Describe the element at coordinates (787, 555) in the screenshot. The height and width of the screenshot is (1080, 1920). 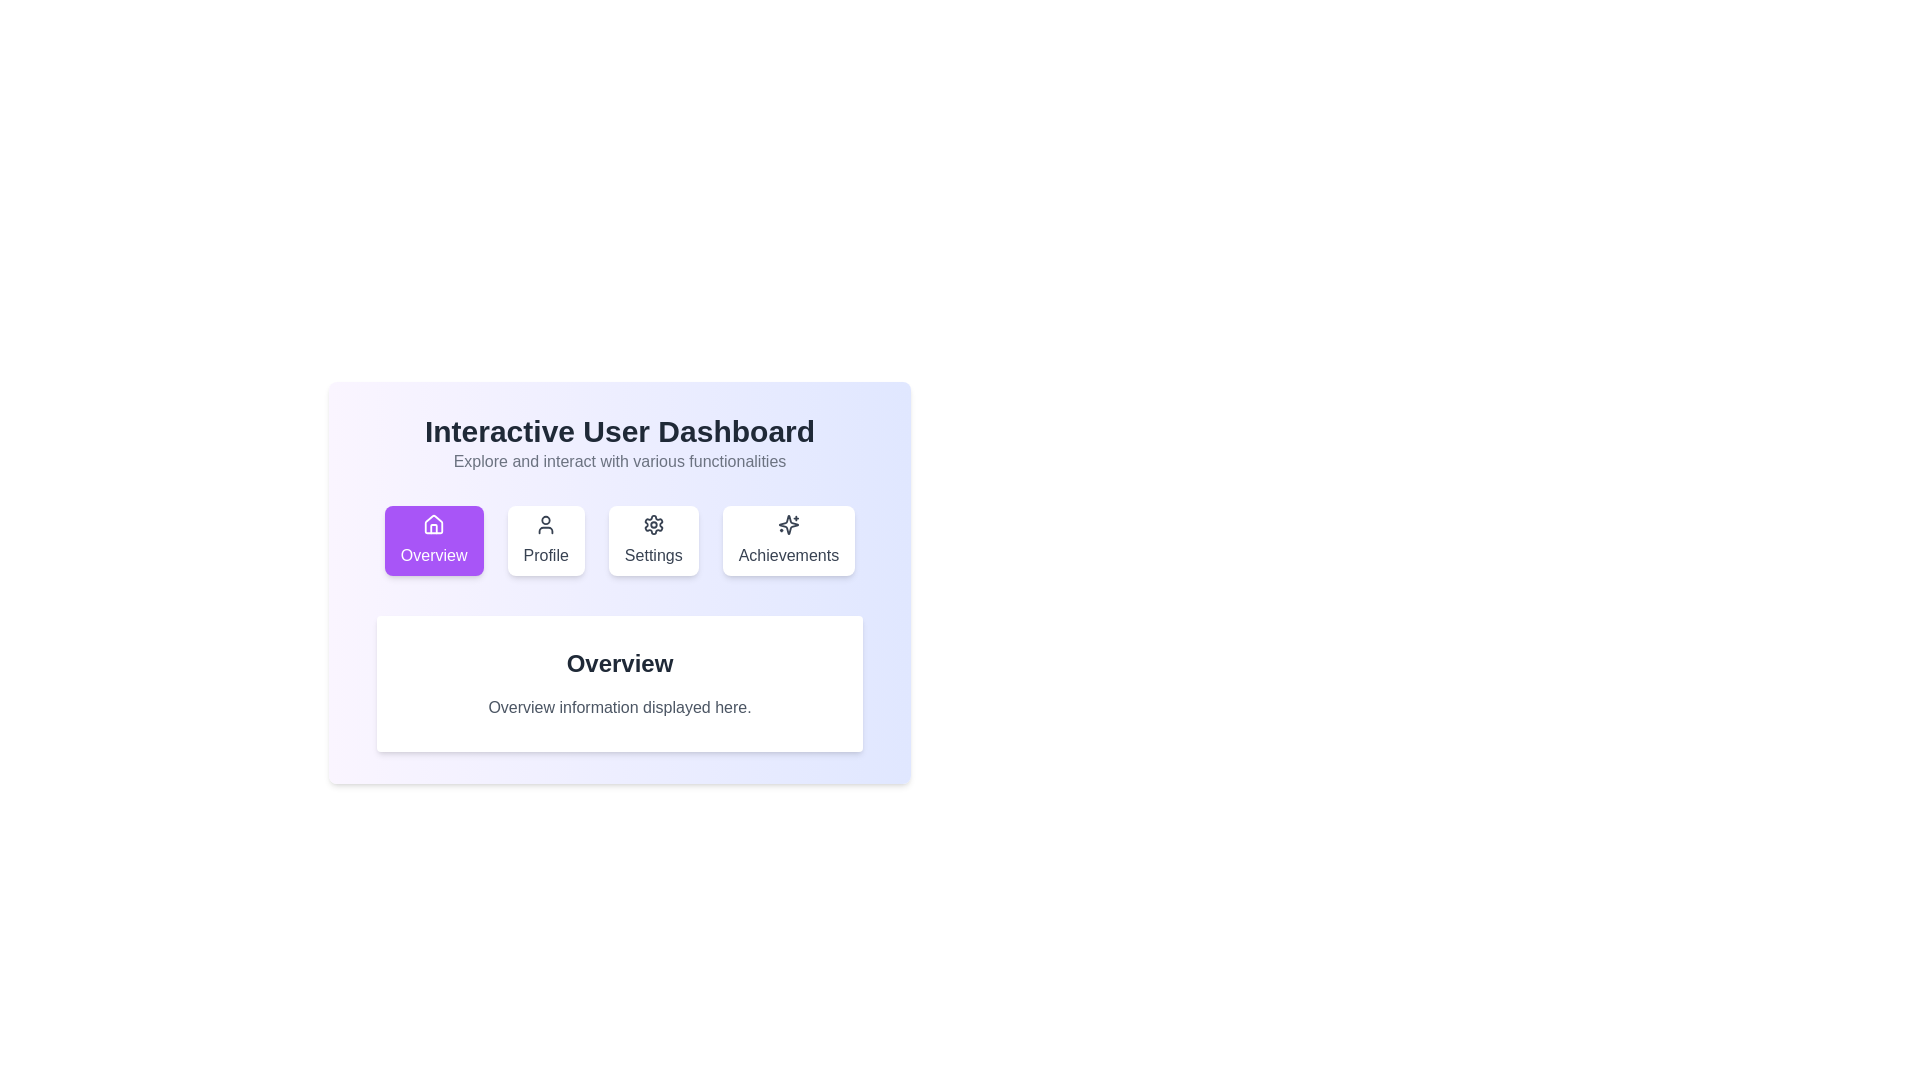
I see `the 'Achievements' button, which features a text label displaying 'Achievements' in dark-gray color, located below a sparkles icon and part of a button group` at that location.